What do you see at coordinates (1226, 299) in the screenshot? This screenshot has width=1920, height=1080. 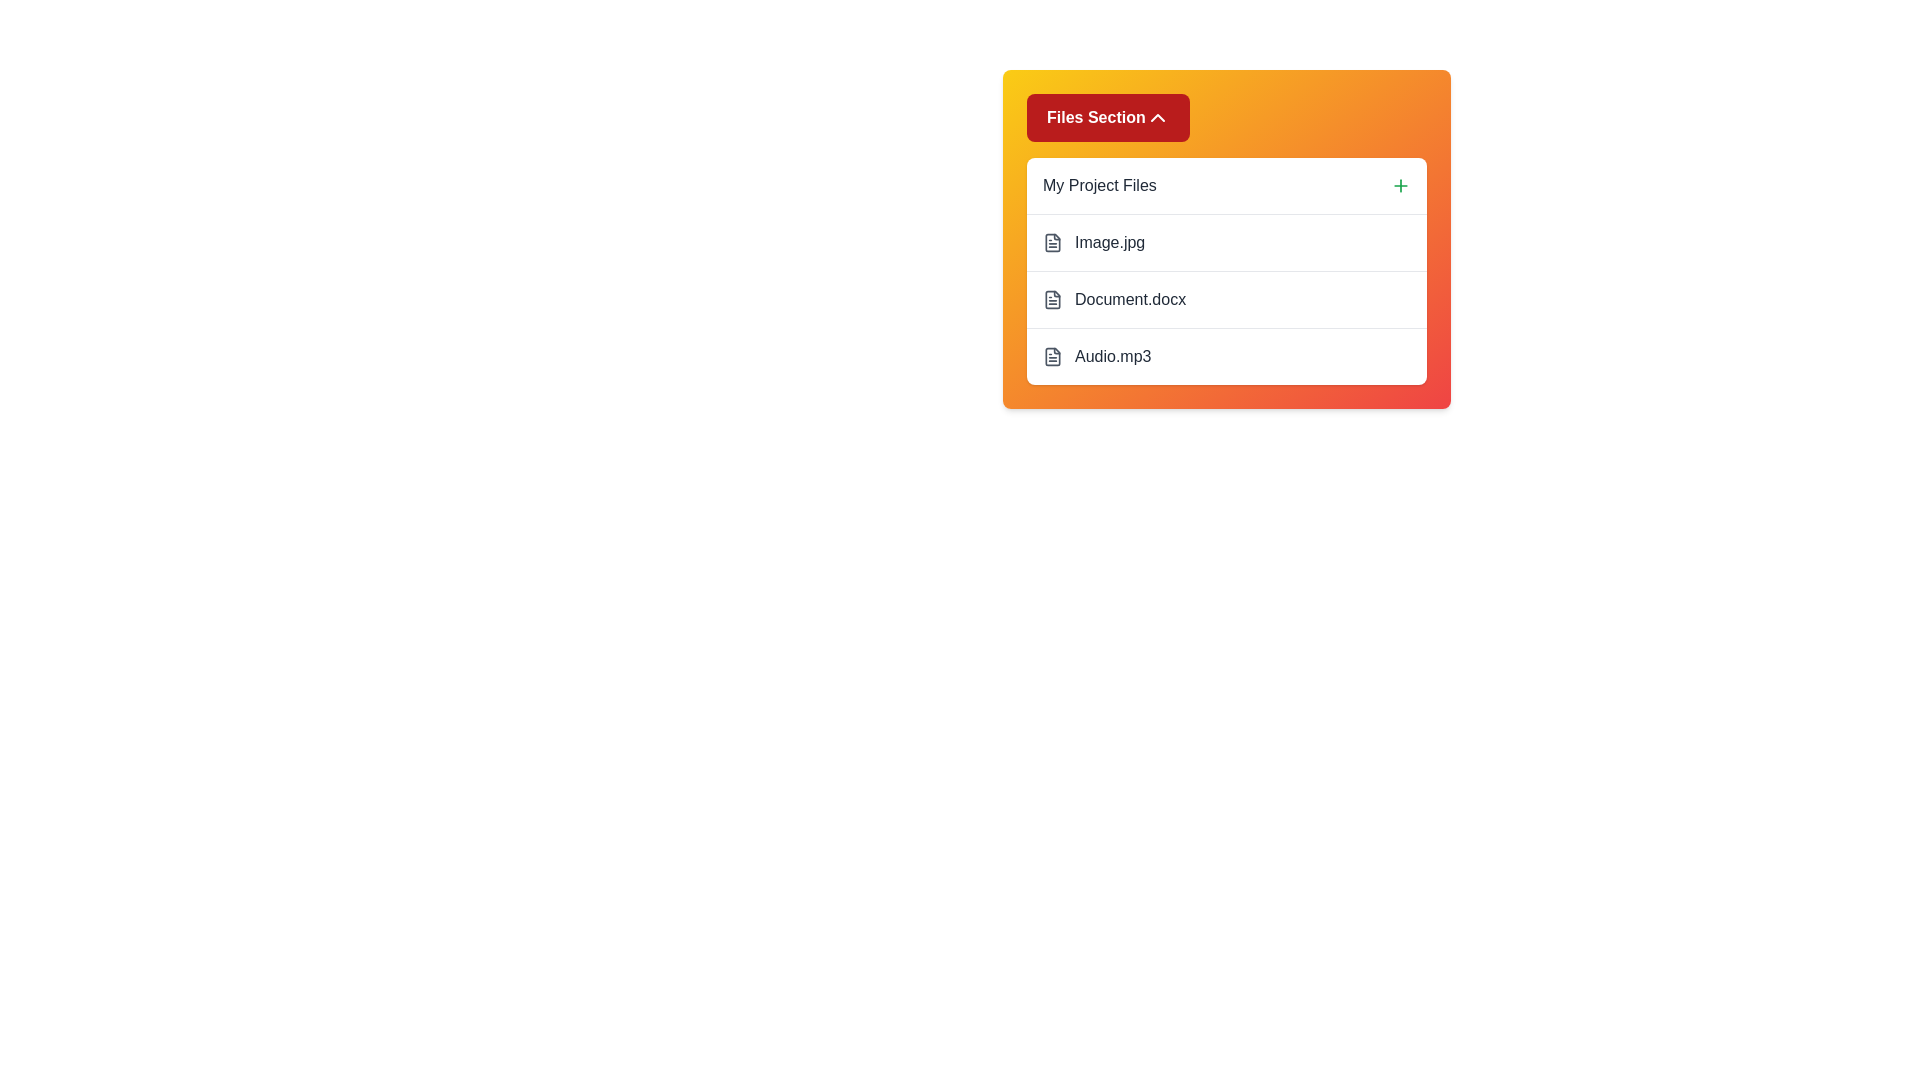 I see `the file named Document.docx to select it` at bounding box center [1226, 299].